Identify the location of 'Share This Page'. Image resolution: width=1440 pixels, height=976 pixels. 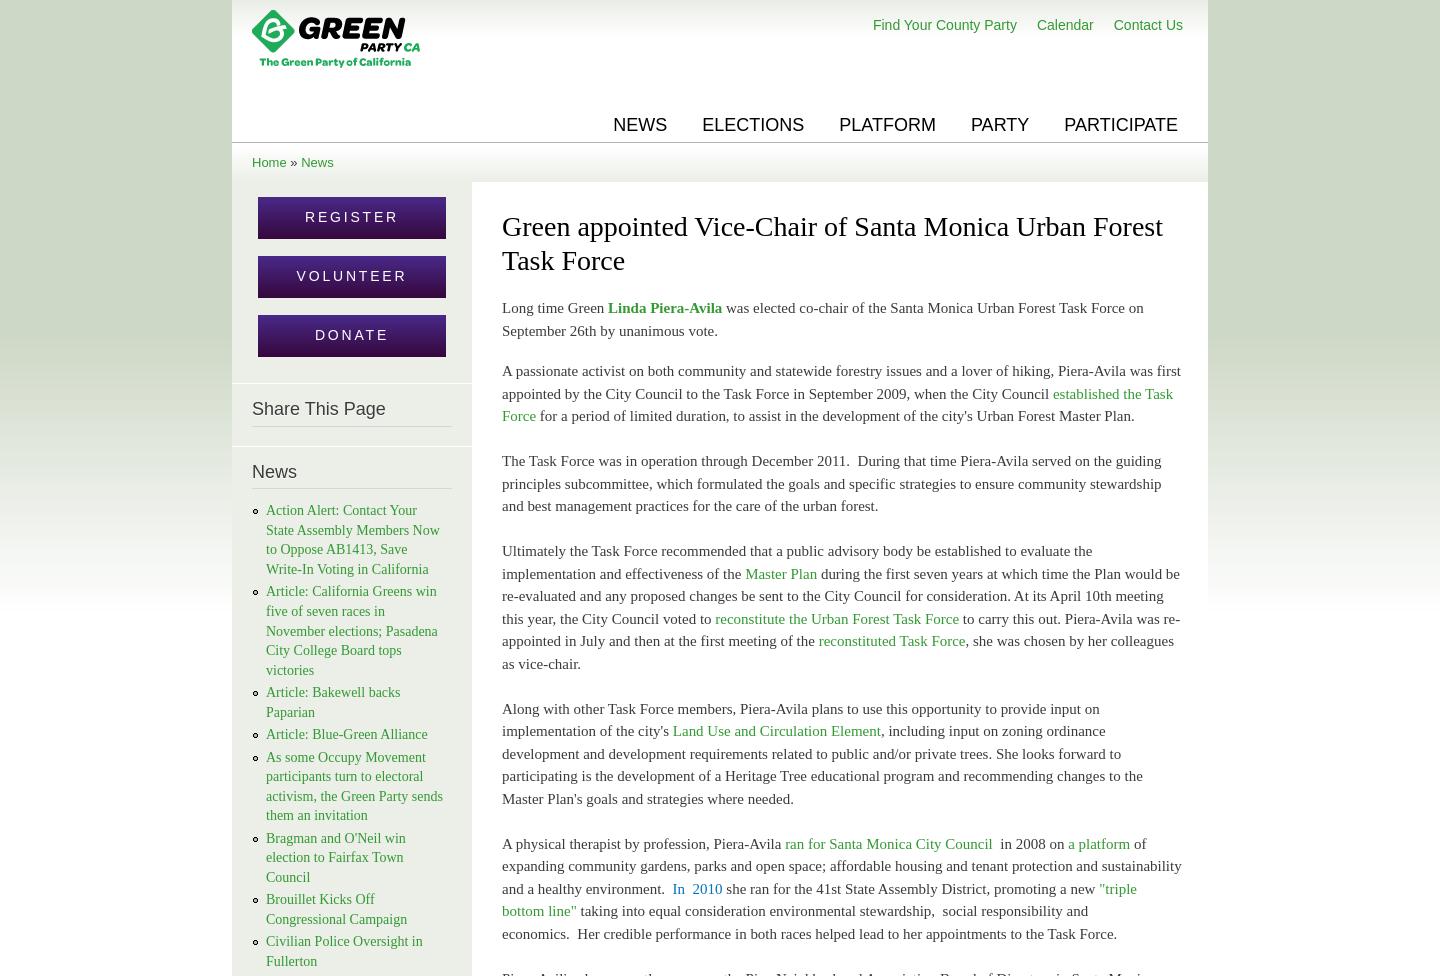
(318, 408).